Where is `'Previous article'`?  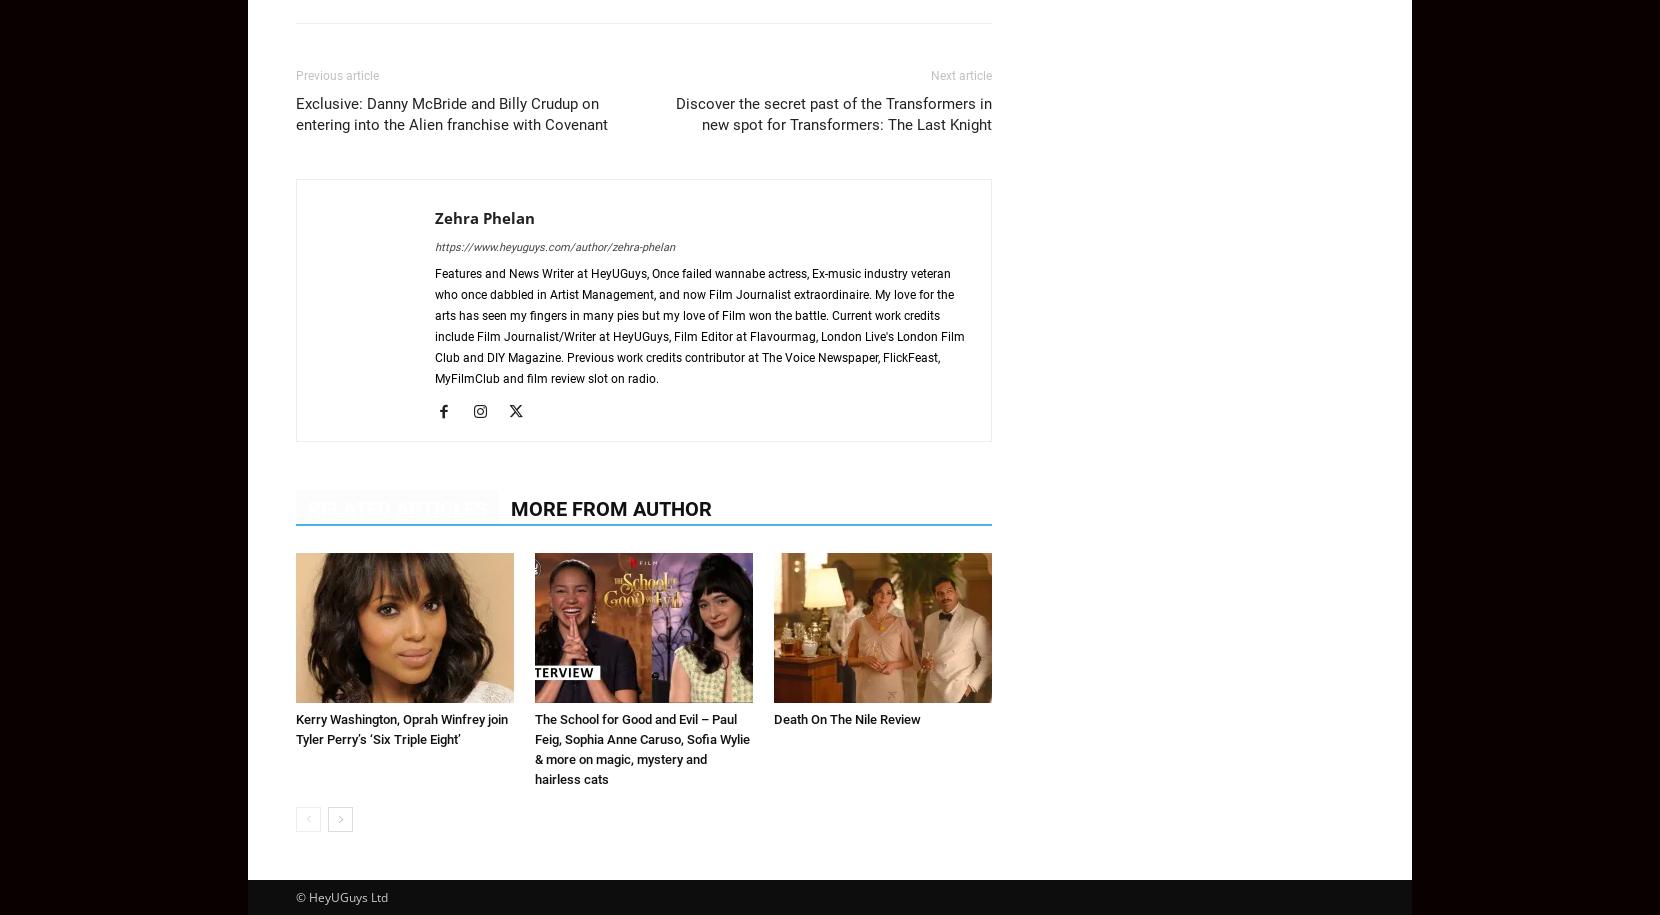
'Previous article' is located at coordinates (294, 75).